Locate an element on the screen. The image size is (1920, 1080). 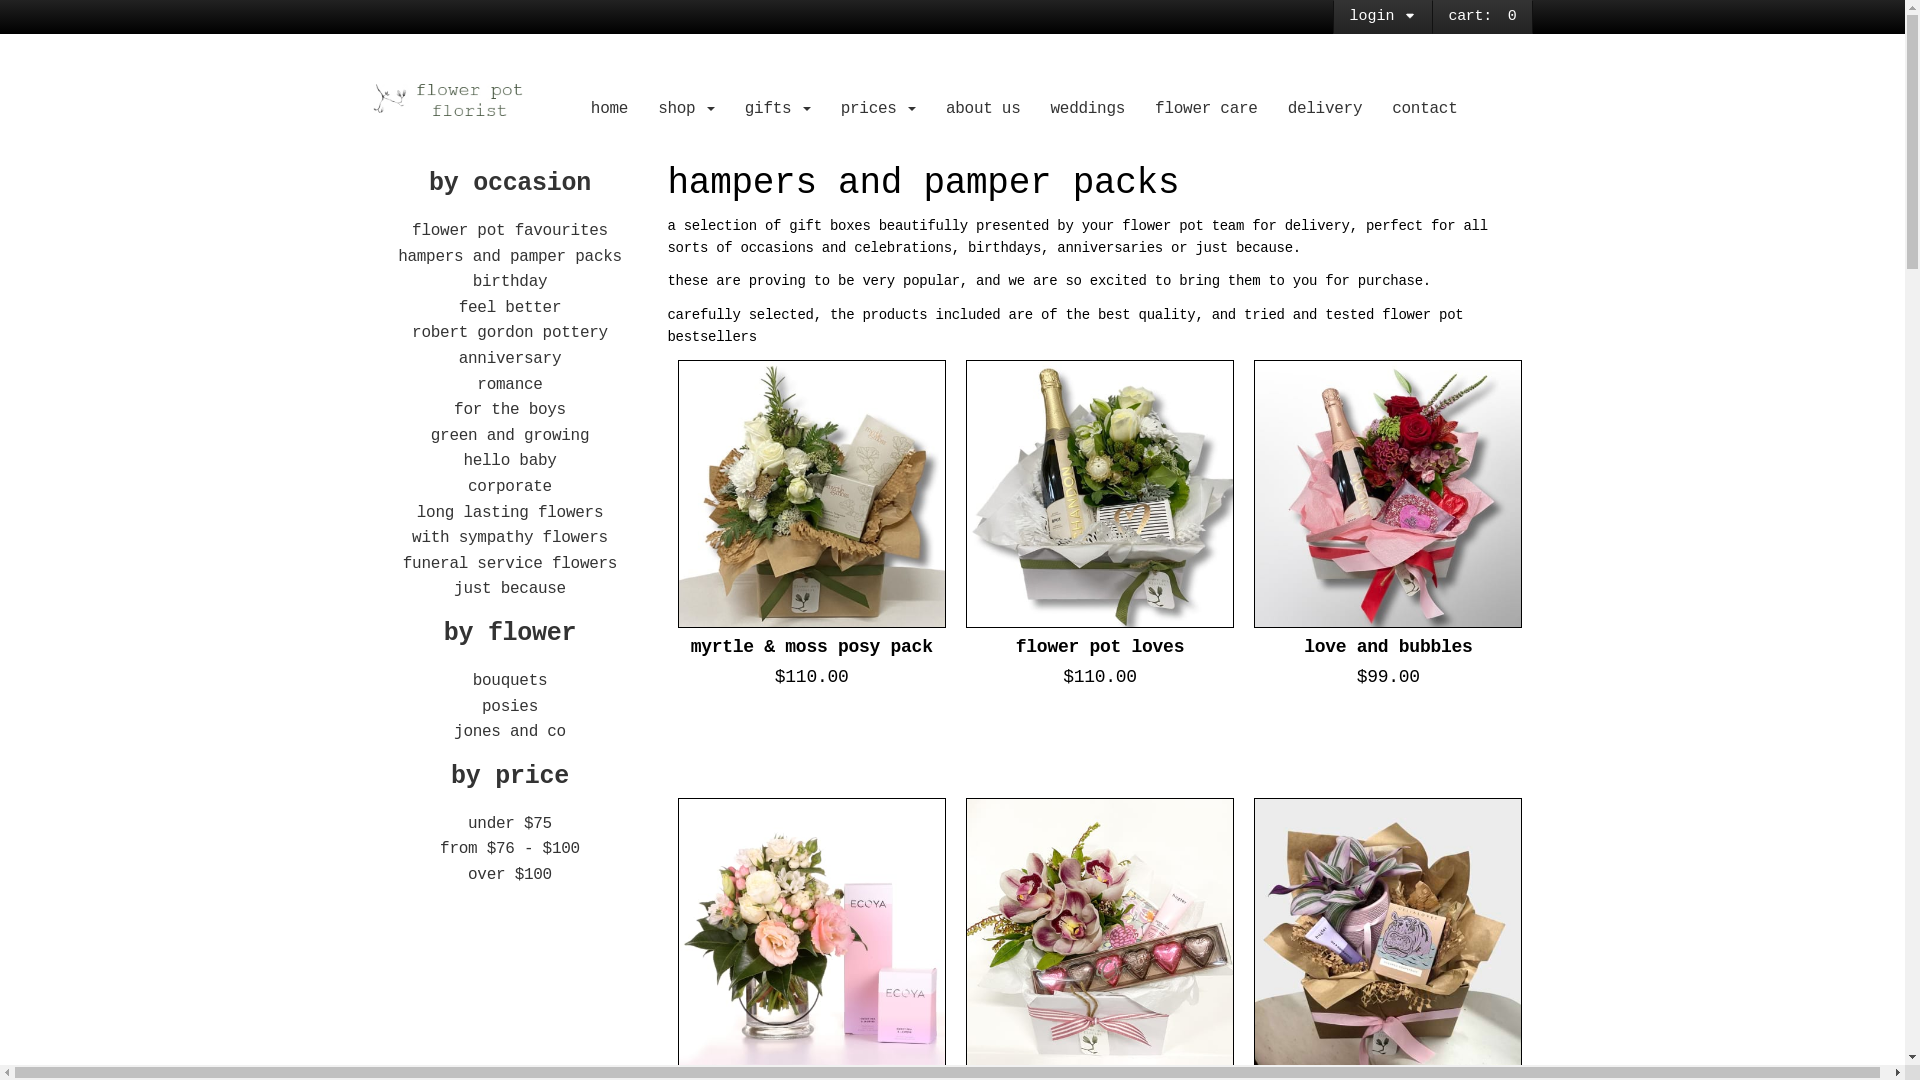
'from $76 - $100' is located at coordinates (509, 848).